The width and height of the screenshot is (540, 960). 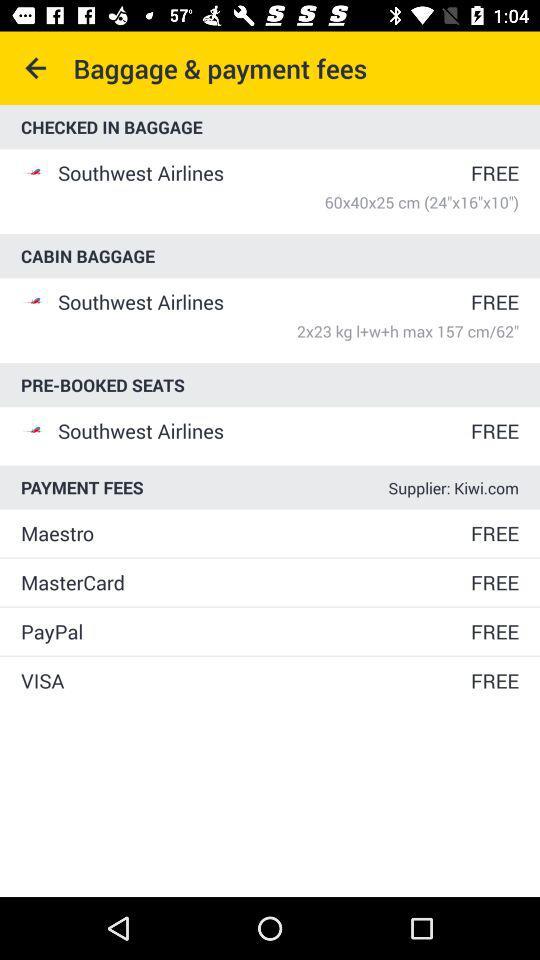 I want to click on the 60x40x25 cm 24 icon, so click(x=287, y=202).